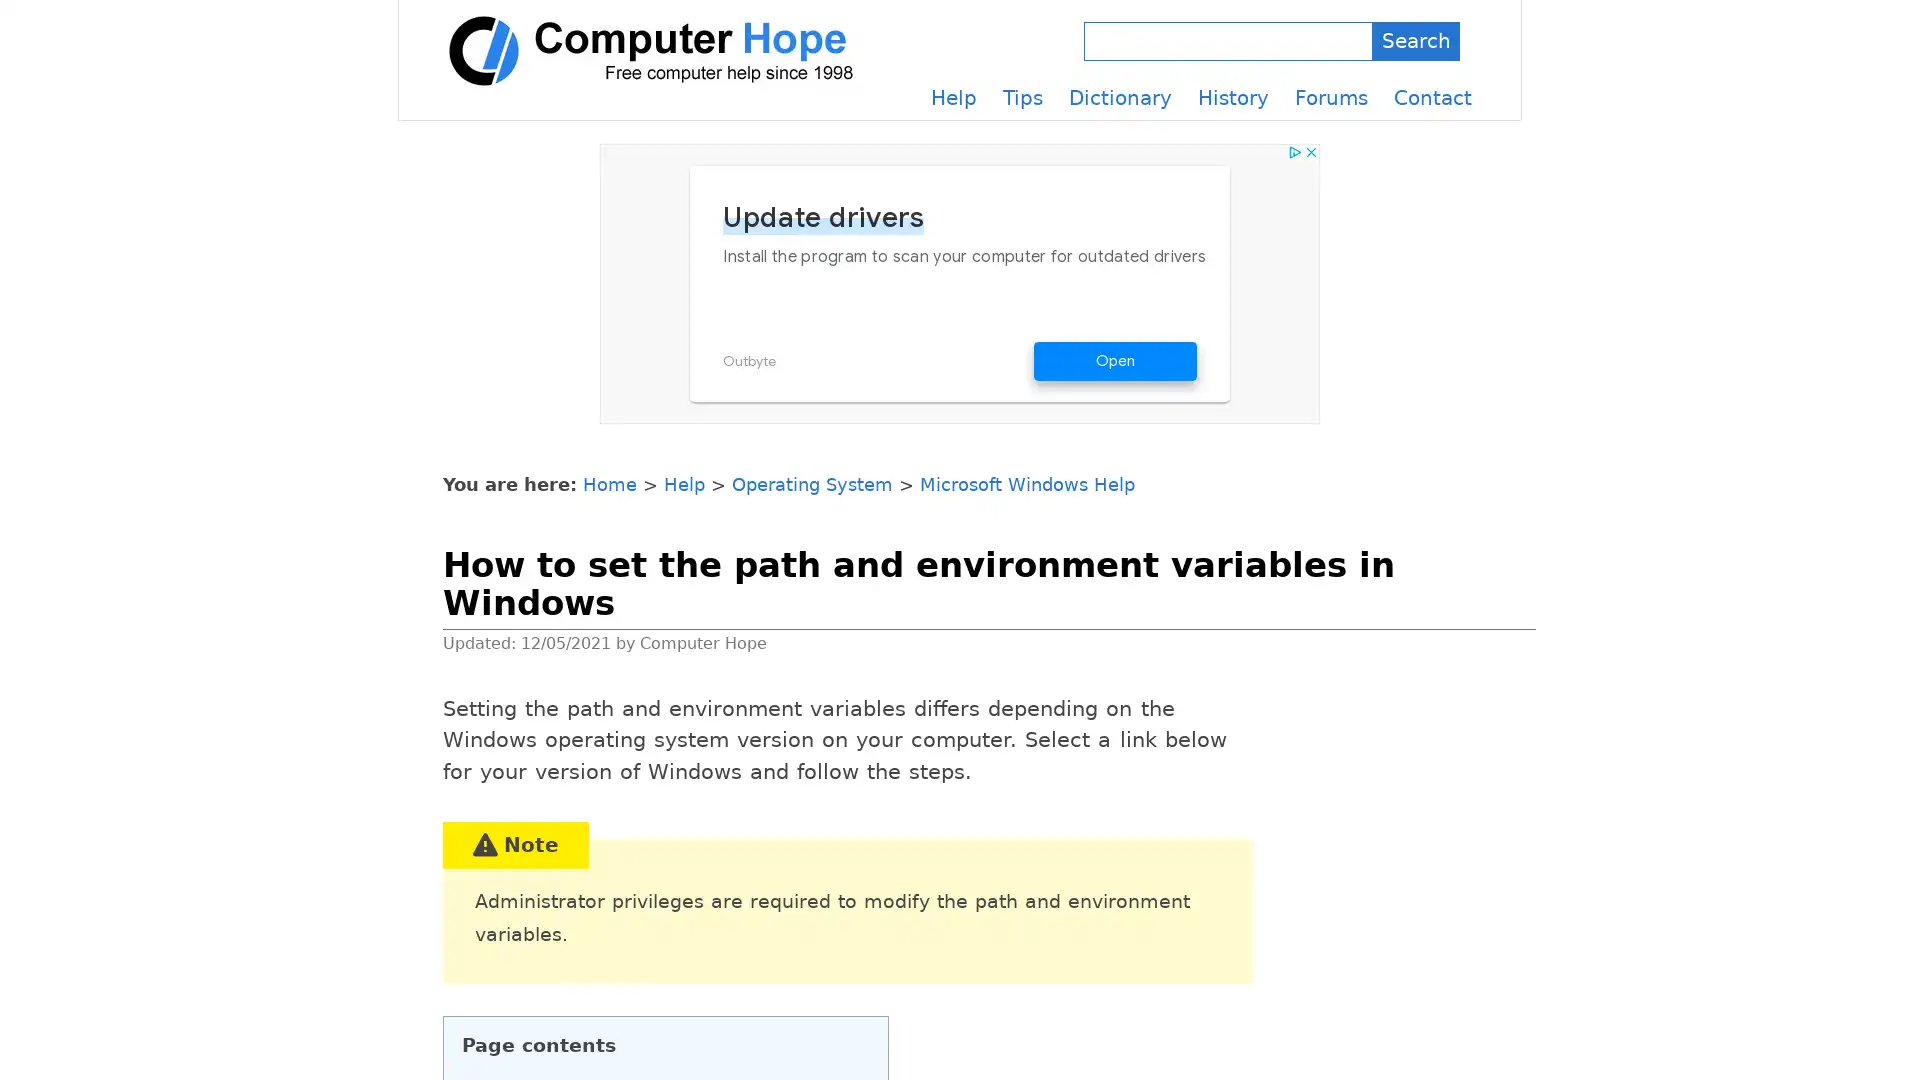  Describe the element at coordinates (1415, 40) in the screenshot. I see `Search` at that location.